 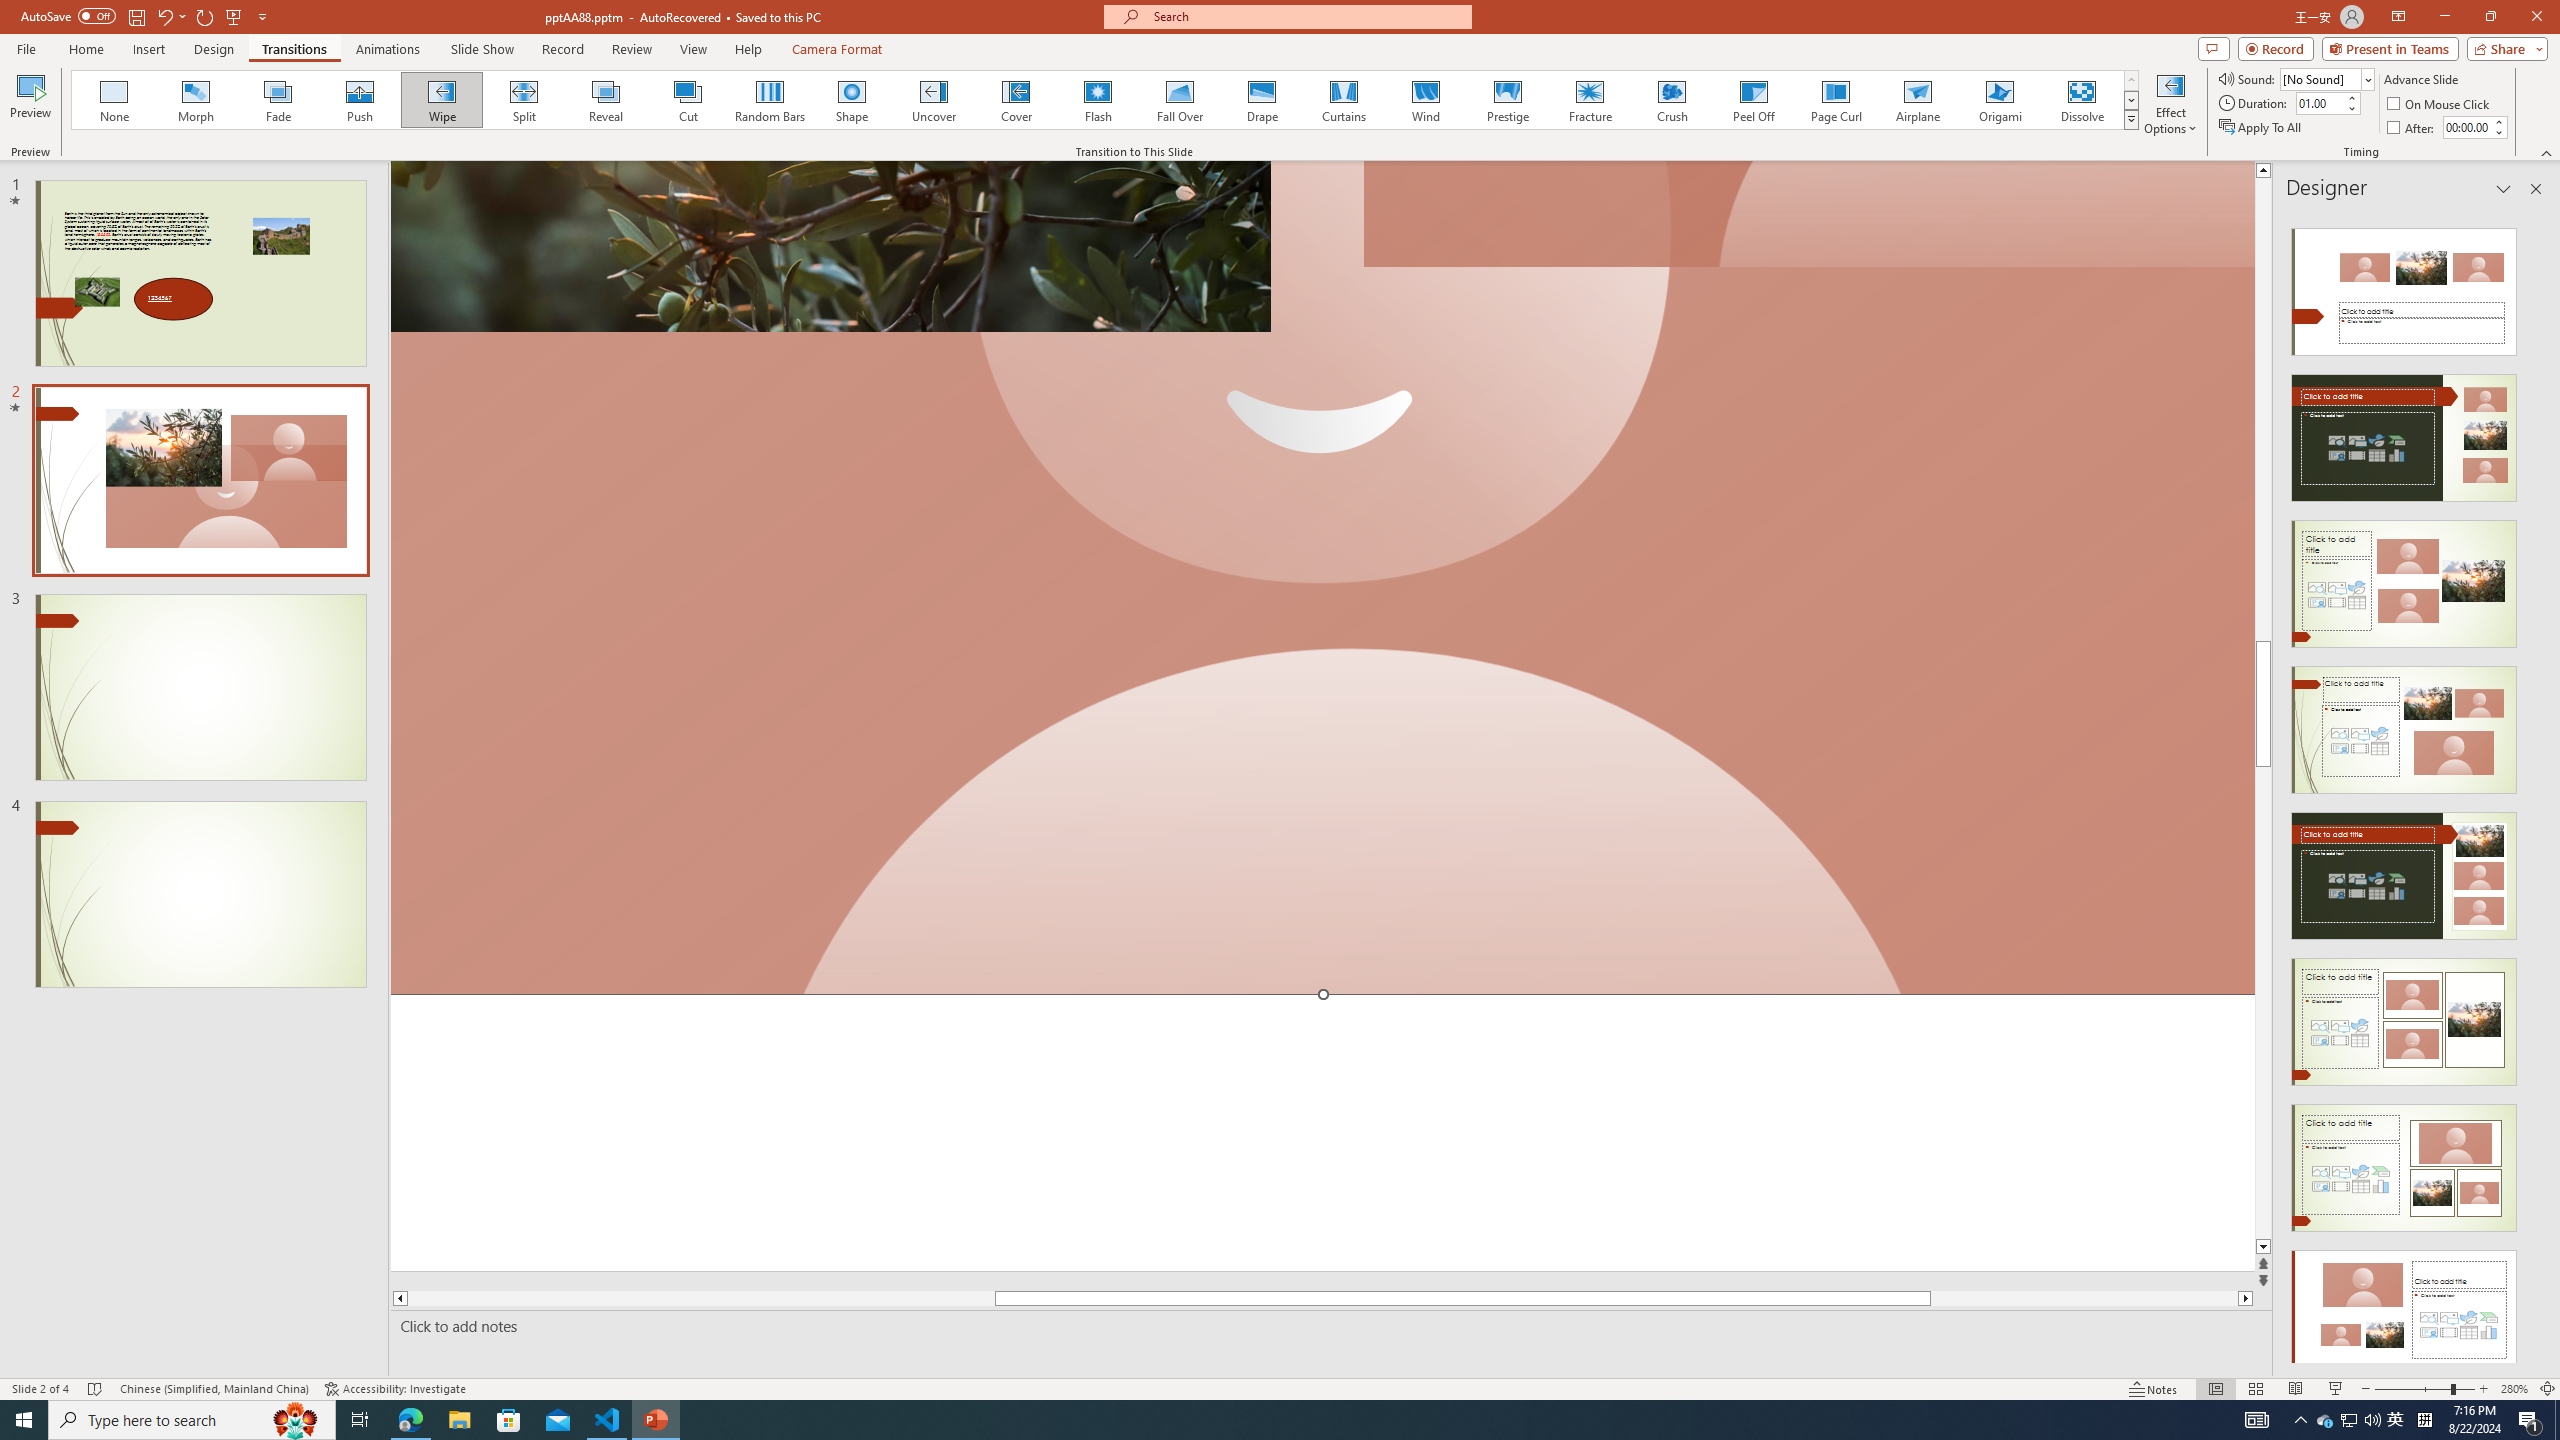 I want to click on 'Notes ', so click(x=2153, y=1389).